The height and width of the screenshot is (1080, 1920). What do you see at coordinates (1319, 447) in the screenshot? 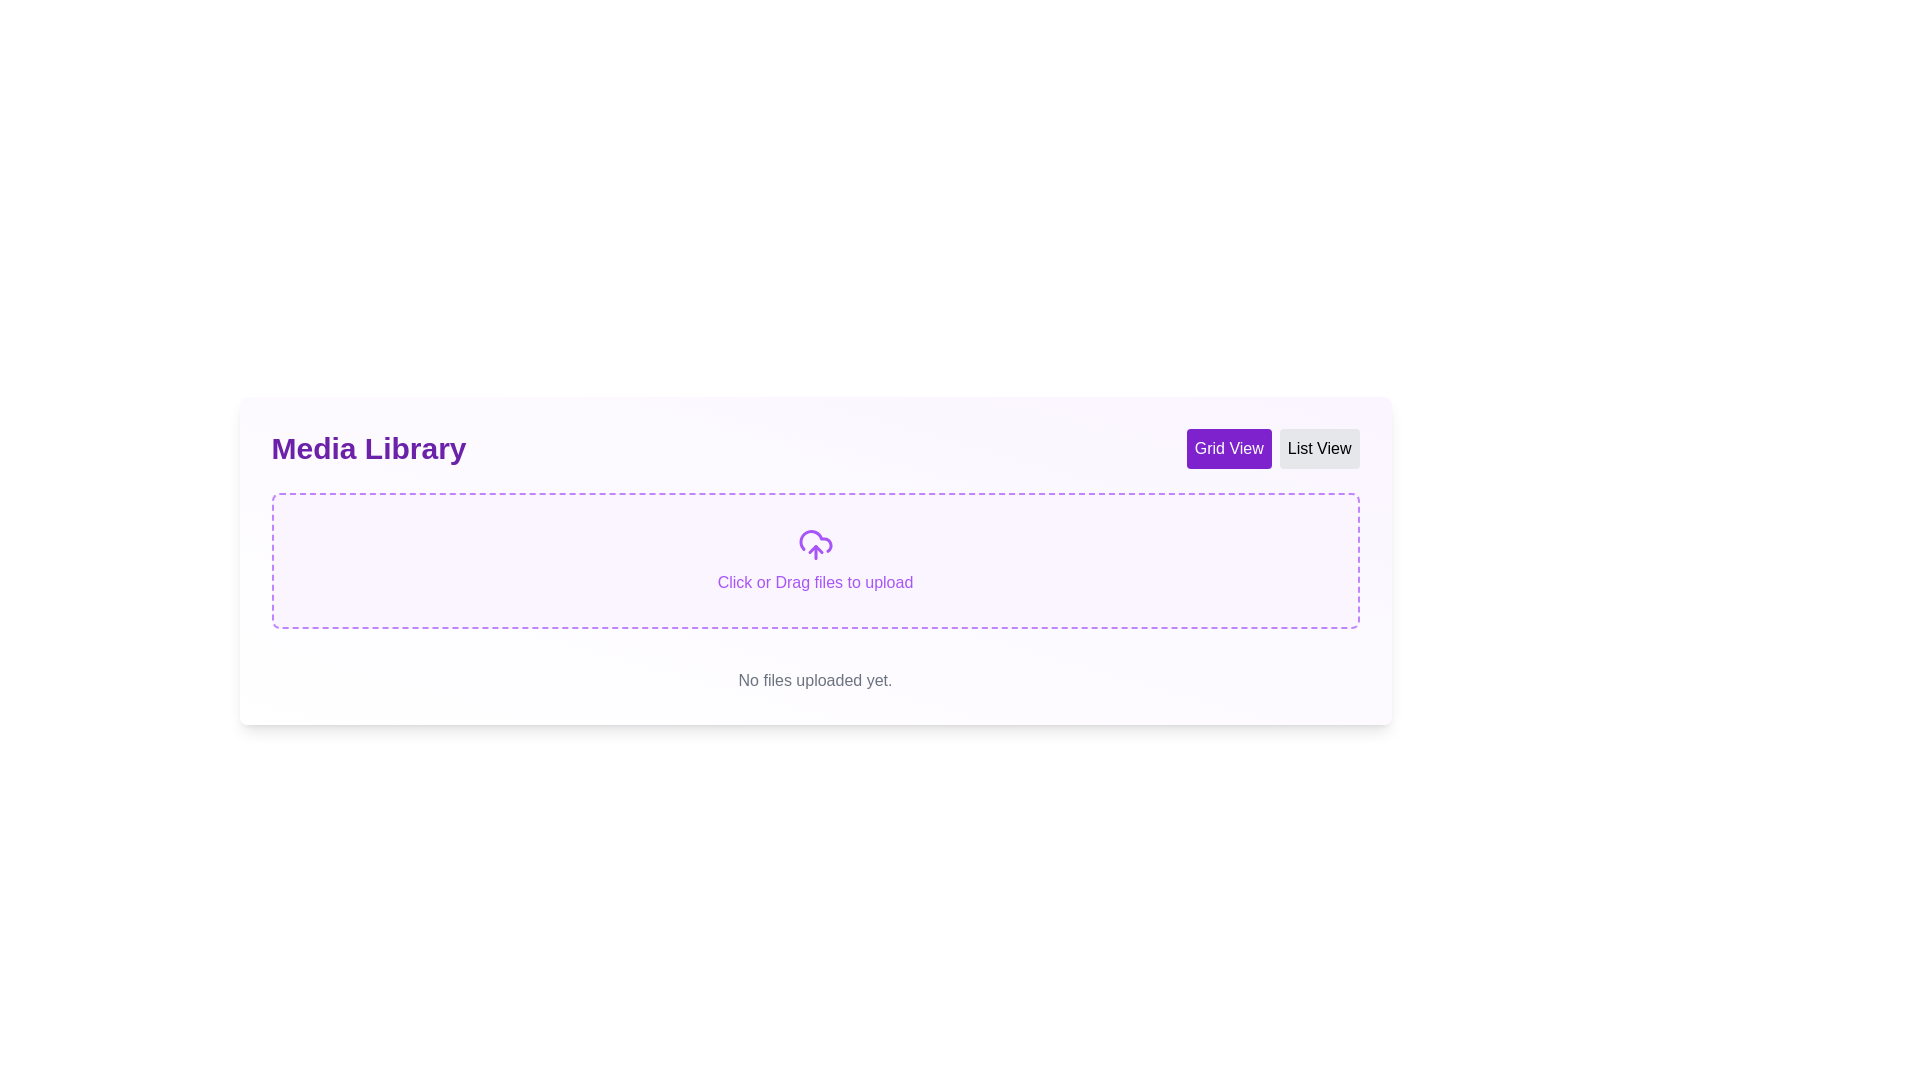
I see `the 'List View' button, which is a rectangular button with a gray background and black text, to potentially reveal a tooltip or UI feedback` at bounding box center [1319, 447].